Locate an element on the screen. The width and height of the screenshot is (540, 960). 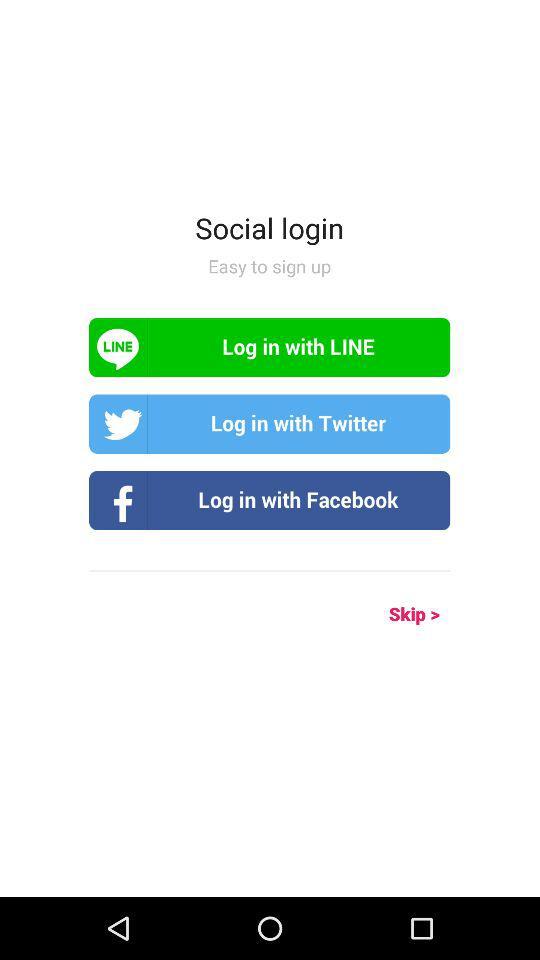
log in to facebook is located at coordinates (269, 499).